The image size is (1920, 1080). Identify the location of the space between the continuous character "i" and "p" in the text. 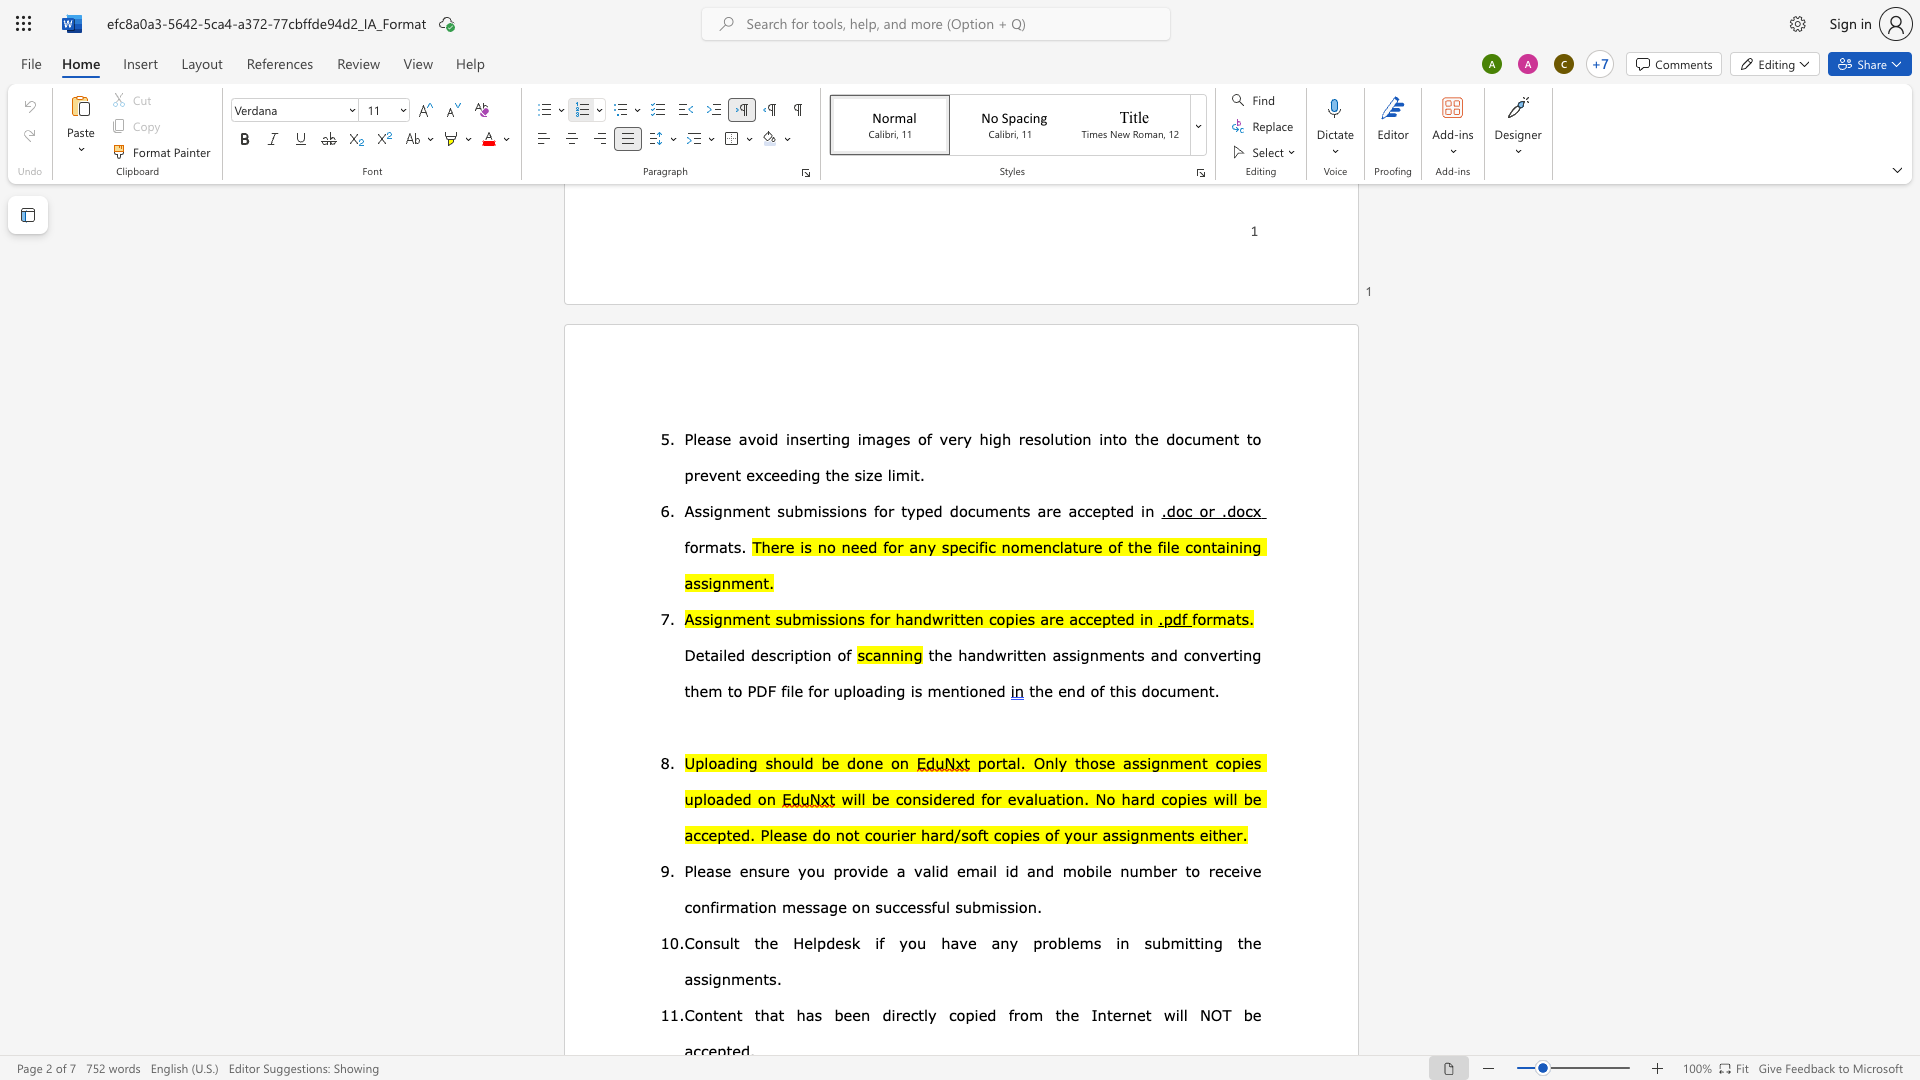
(794, 655).